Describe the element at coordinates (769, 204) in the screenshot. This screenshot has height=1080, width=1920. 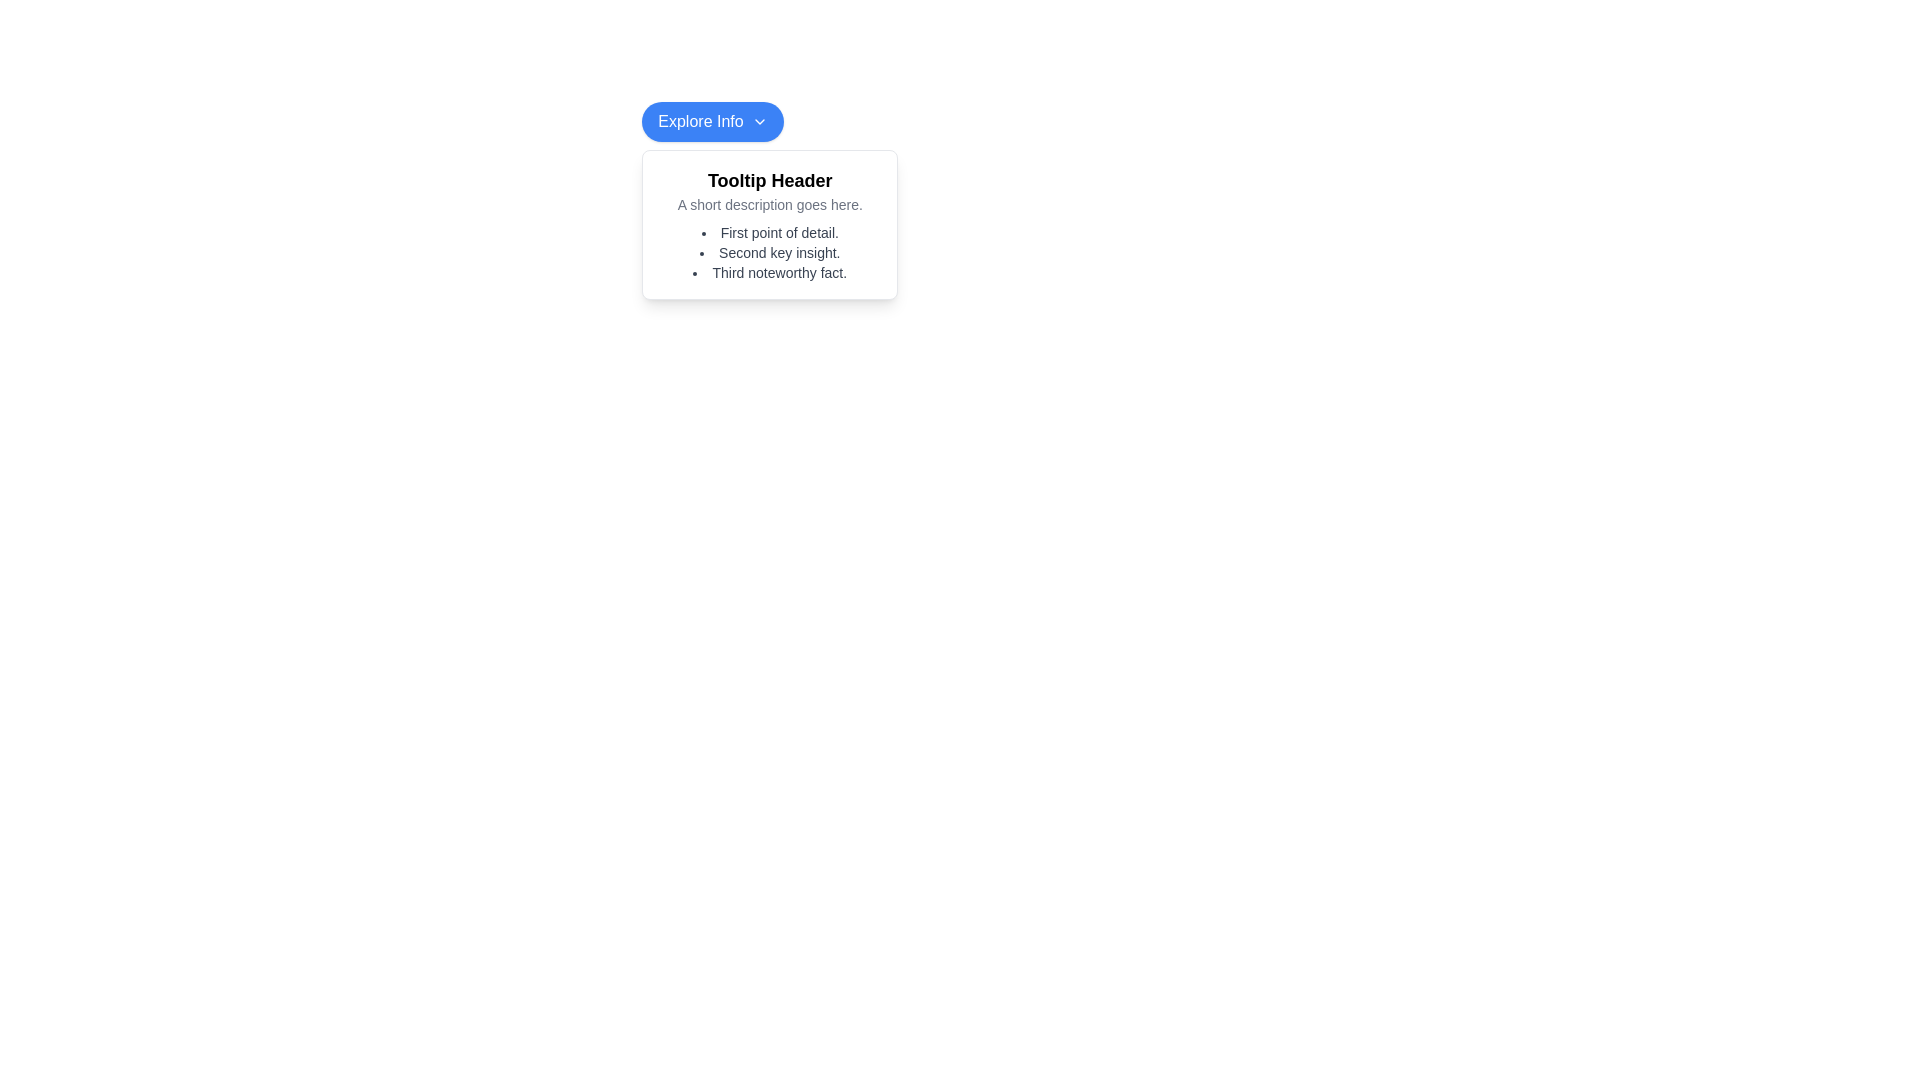
I see `the informational text displayed below the 'Tooltip Header' in the interface, which provides a brief descriptive statement` at that location.